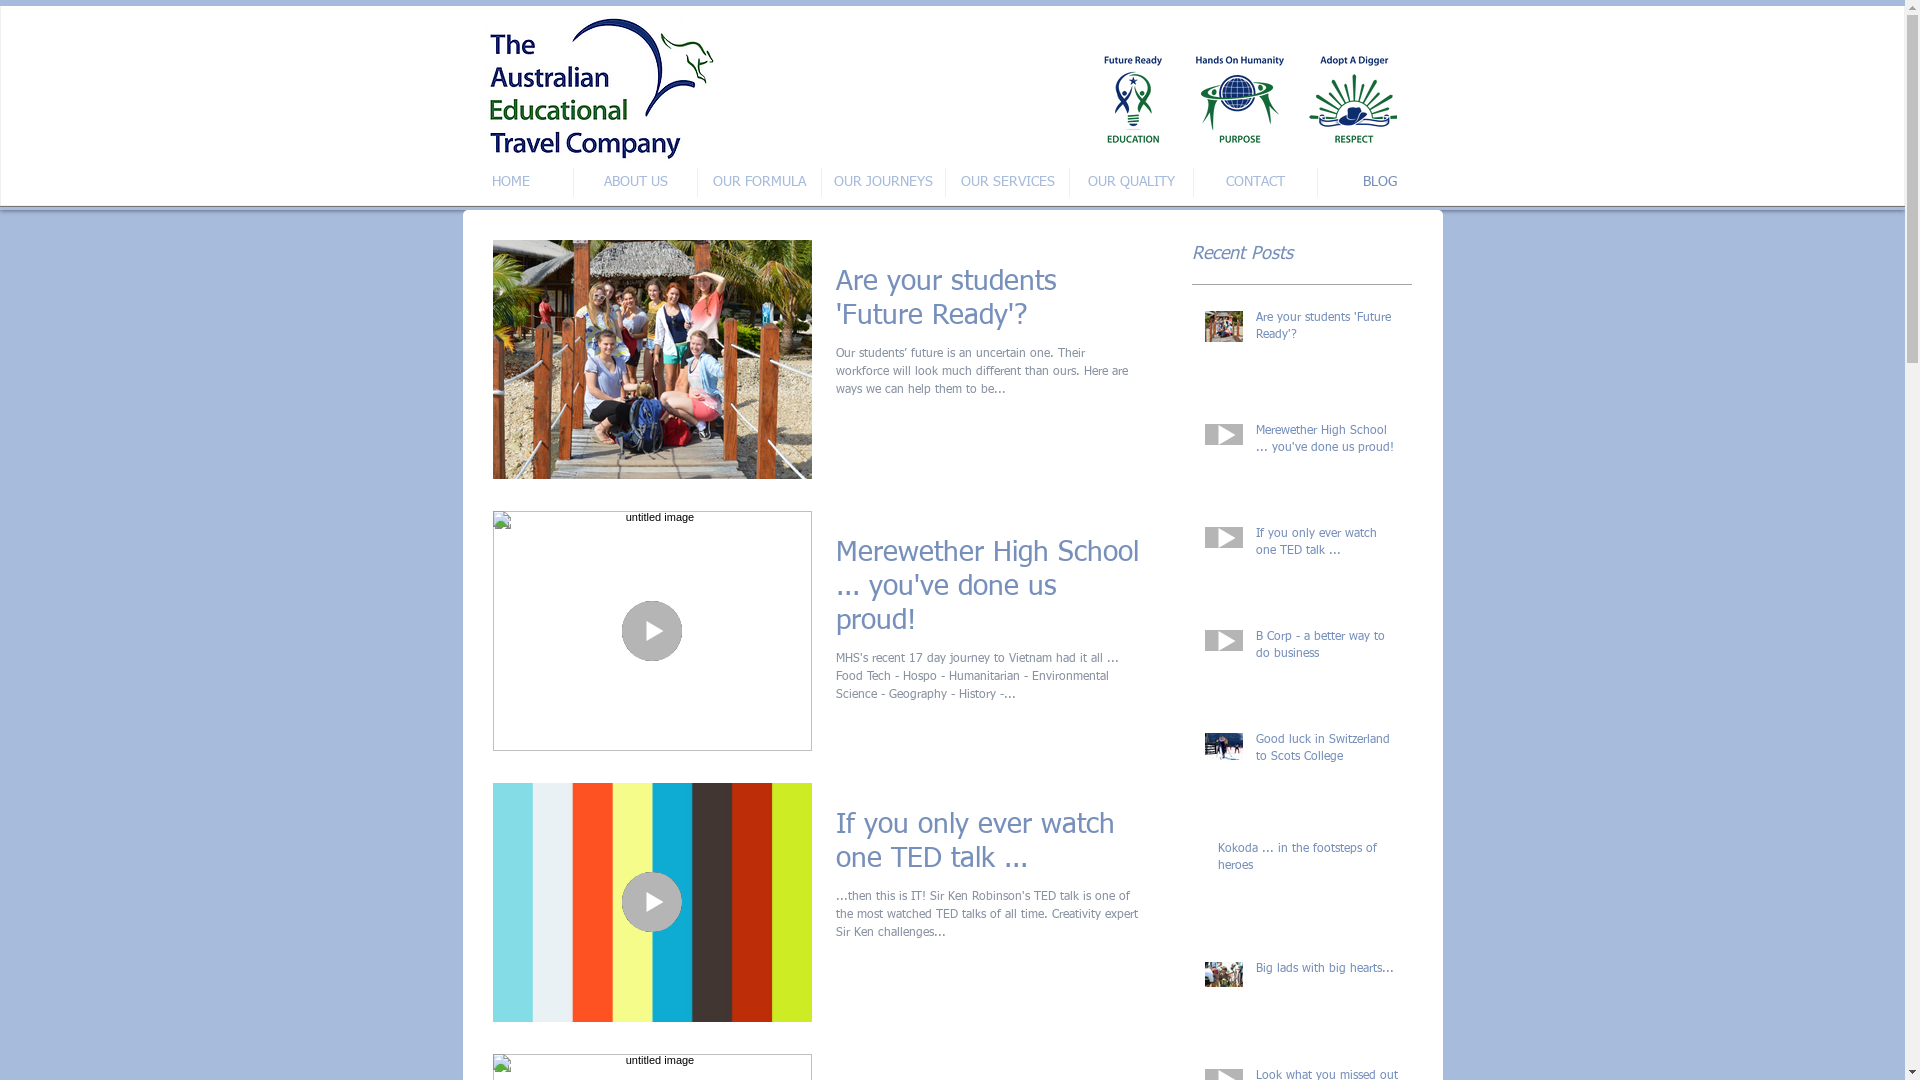 The image size is (1920, 1080). I want to click on 'Are your students 'Future Ready'?', so click(987, 304).